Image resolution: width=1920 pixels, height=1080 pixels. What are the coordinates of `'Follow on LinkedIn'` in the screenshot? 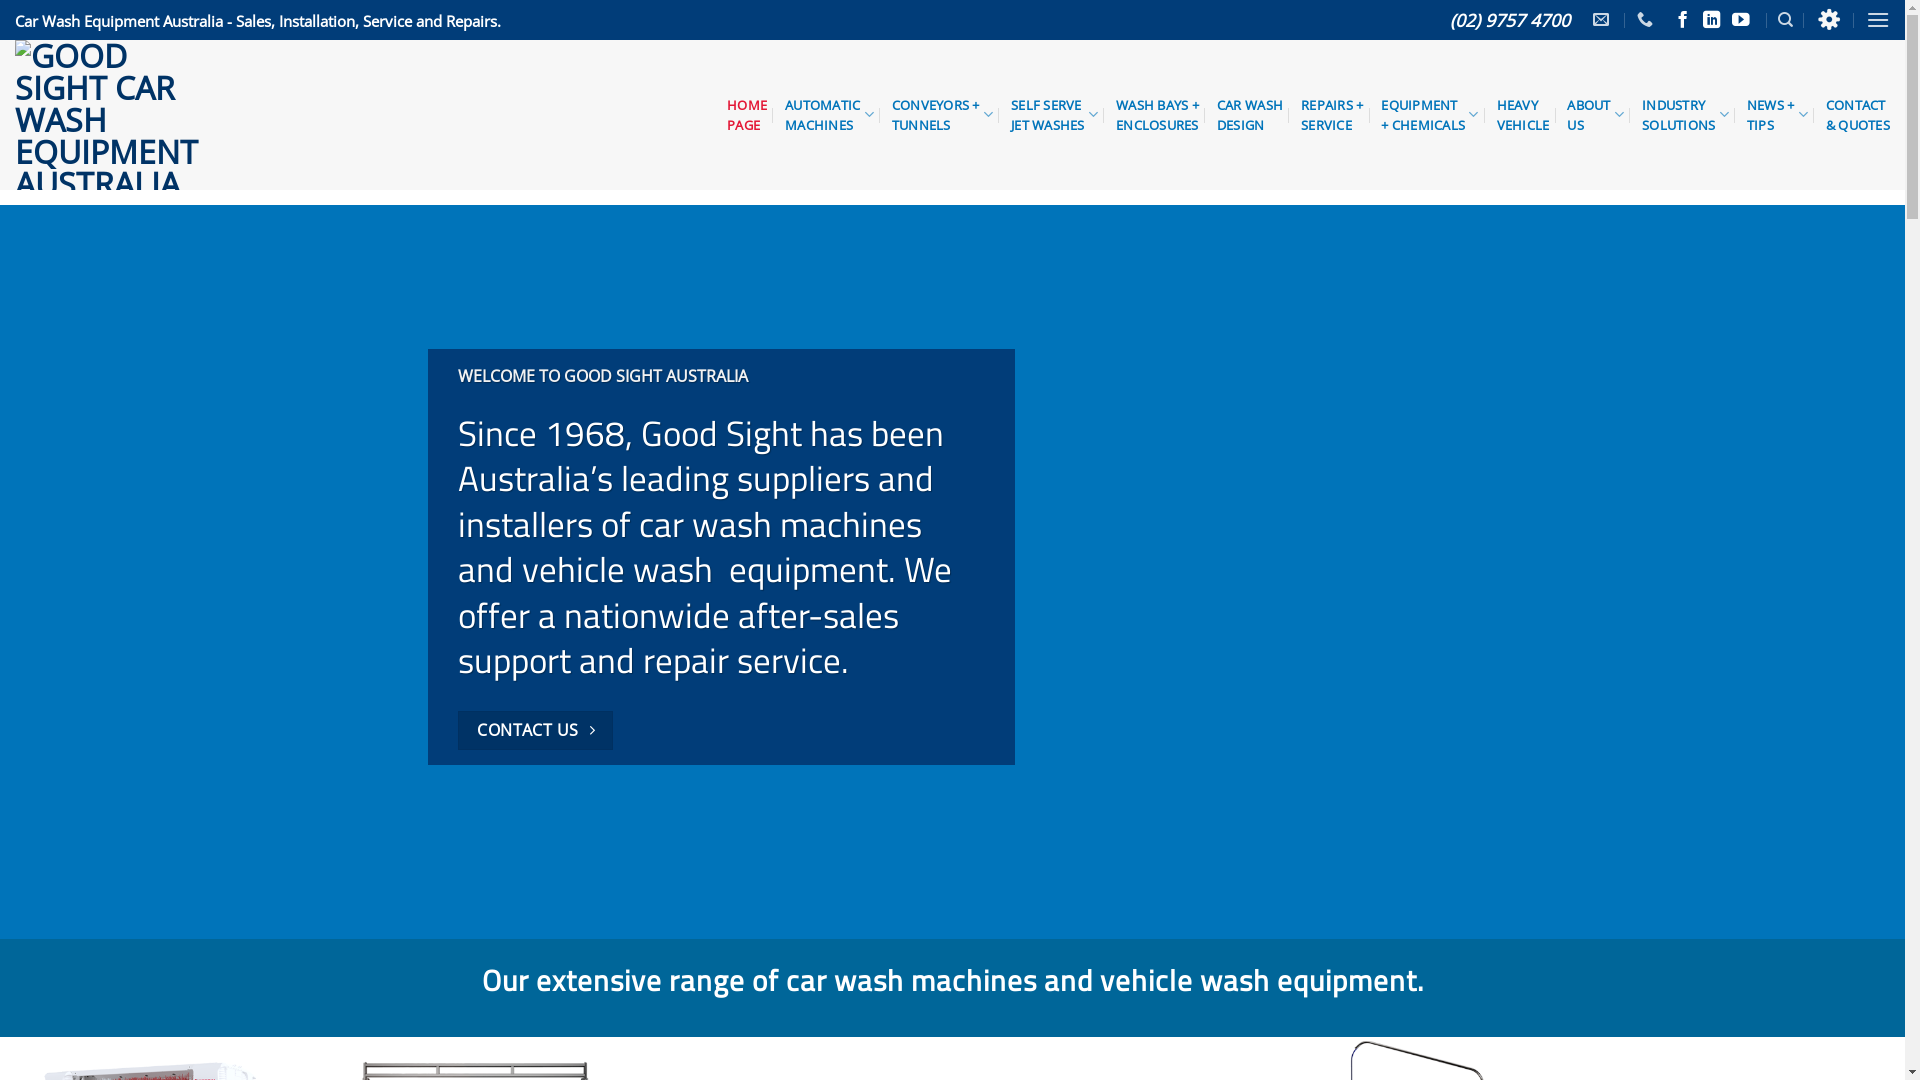 It's located at (1711, 20).